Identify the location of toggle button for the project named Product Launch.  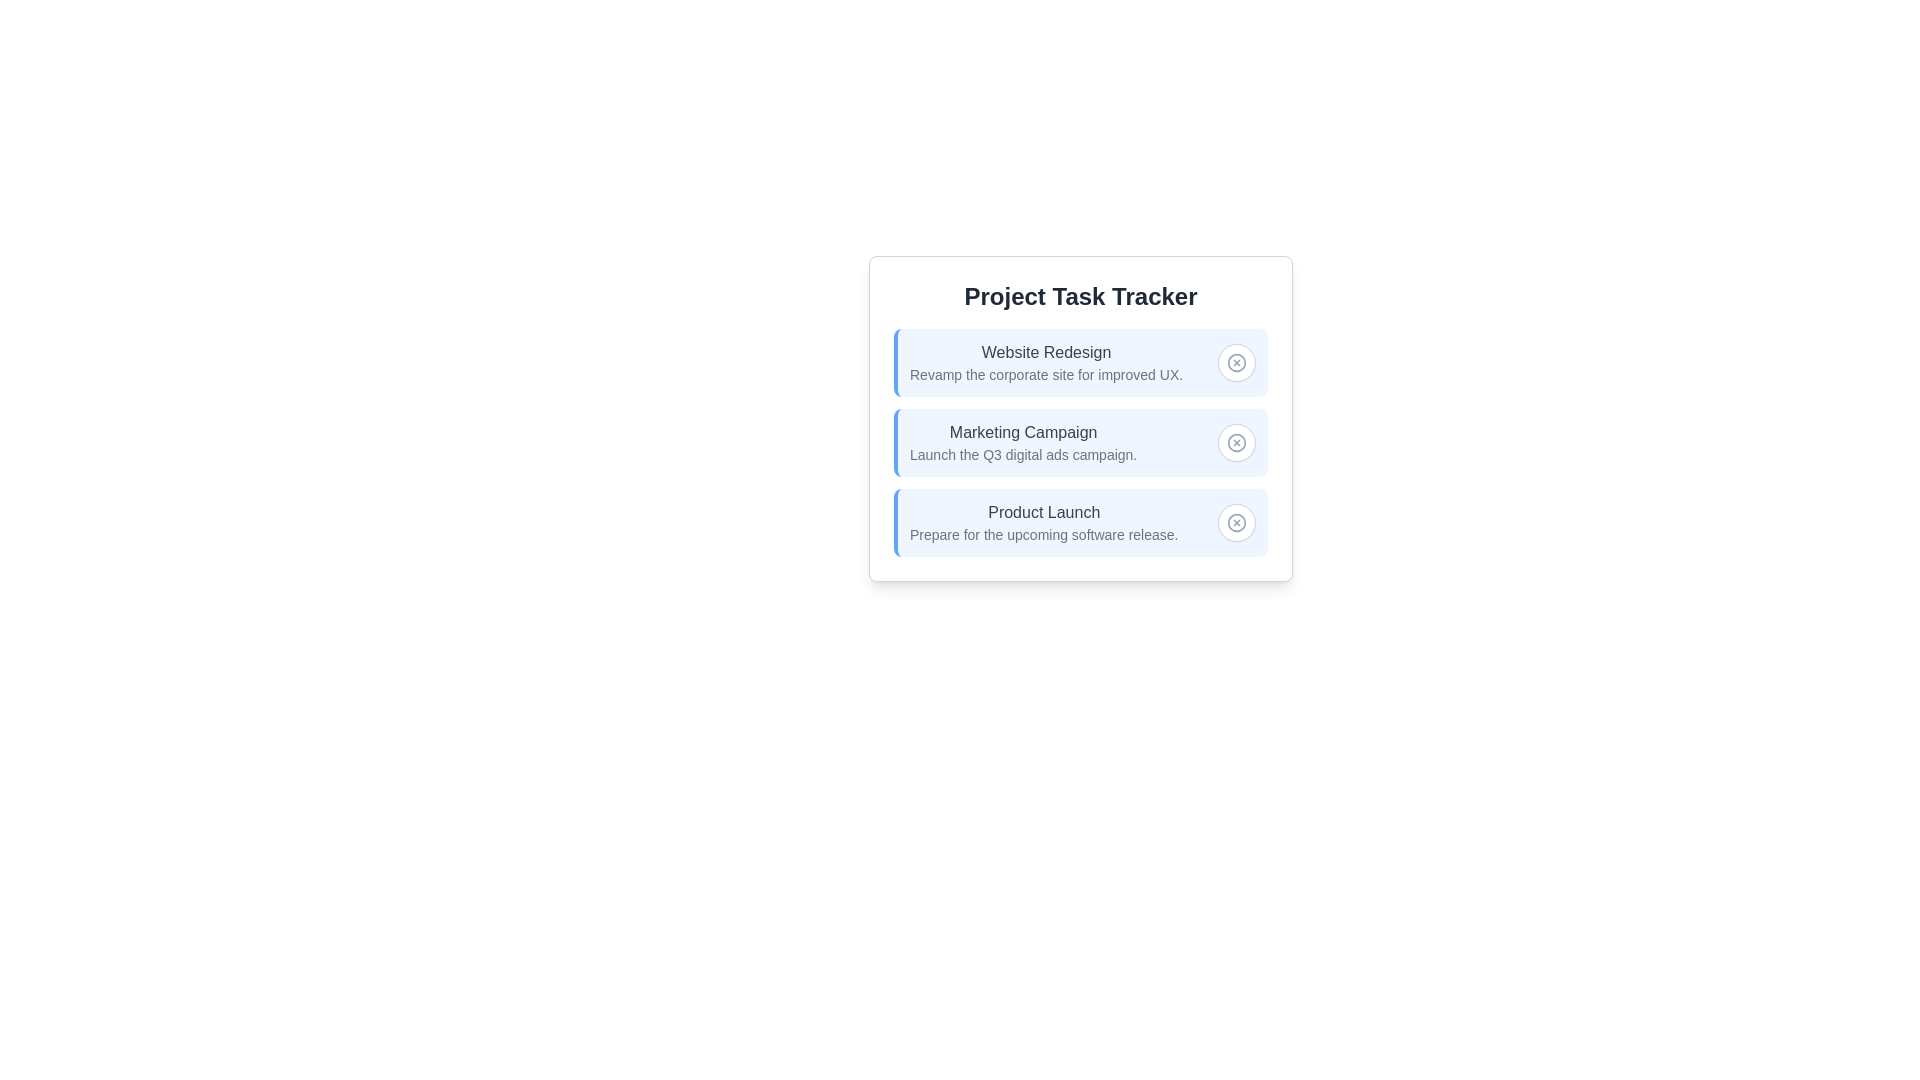
(1236, 522).